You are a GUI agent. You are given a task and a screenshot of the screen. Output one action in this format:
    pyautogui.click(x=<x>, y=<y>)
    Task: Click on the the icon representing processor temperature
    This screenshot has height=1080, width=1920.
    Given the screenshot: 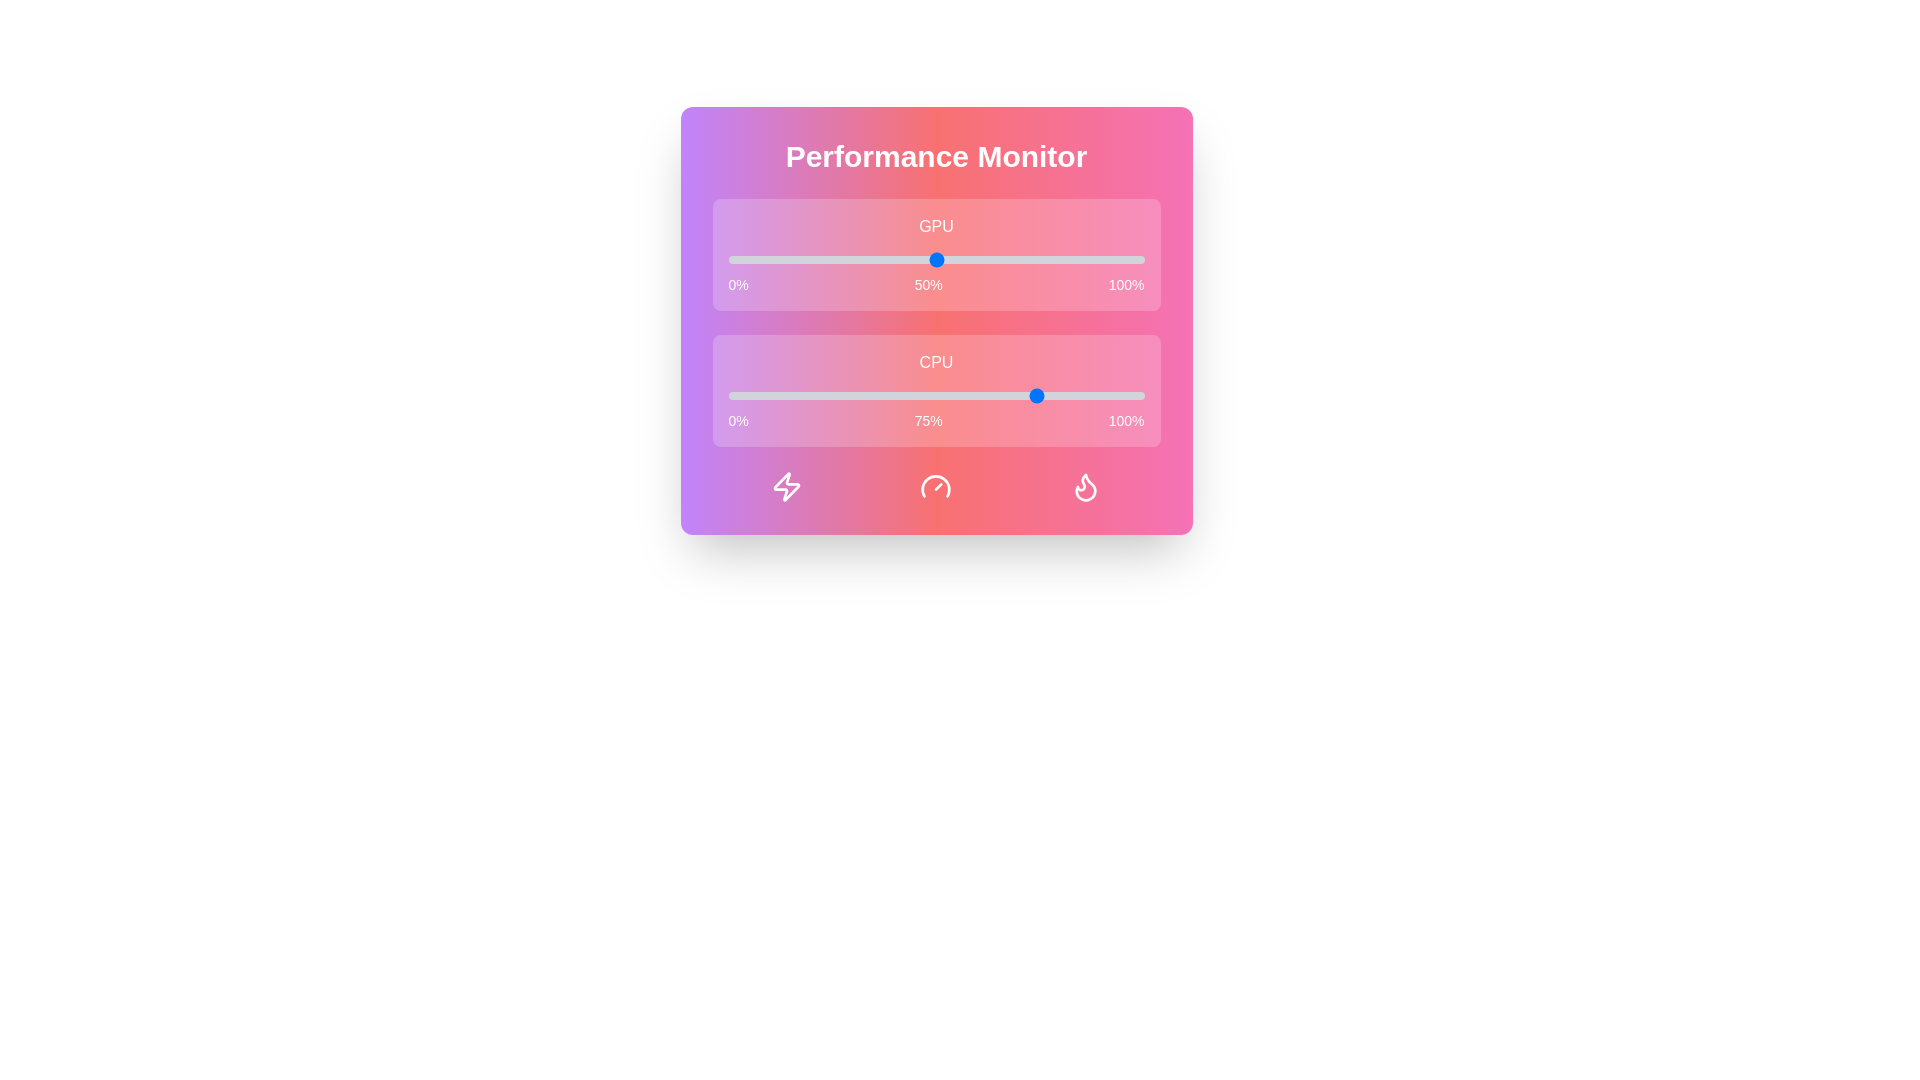 What is the action you would take?
    pyautogui.click(x=1084, y=486)
    